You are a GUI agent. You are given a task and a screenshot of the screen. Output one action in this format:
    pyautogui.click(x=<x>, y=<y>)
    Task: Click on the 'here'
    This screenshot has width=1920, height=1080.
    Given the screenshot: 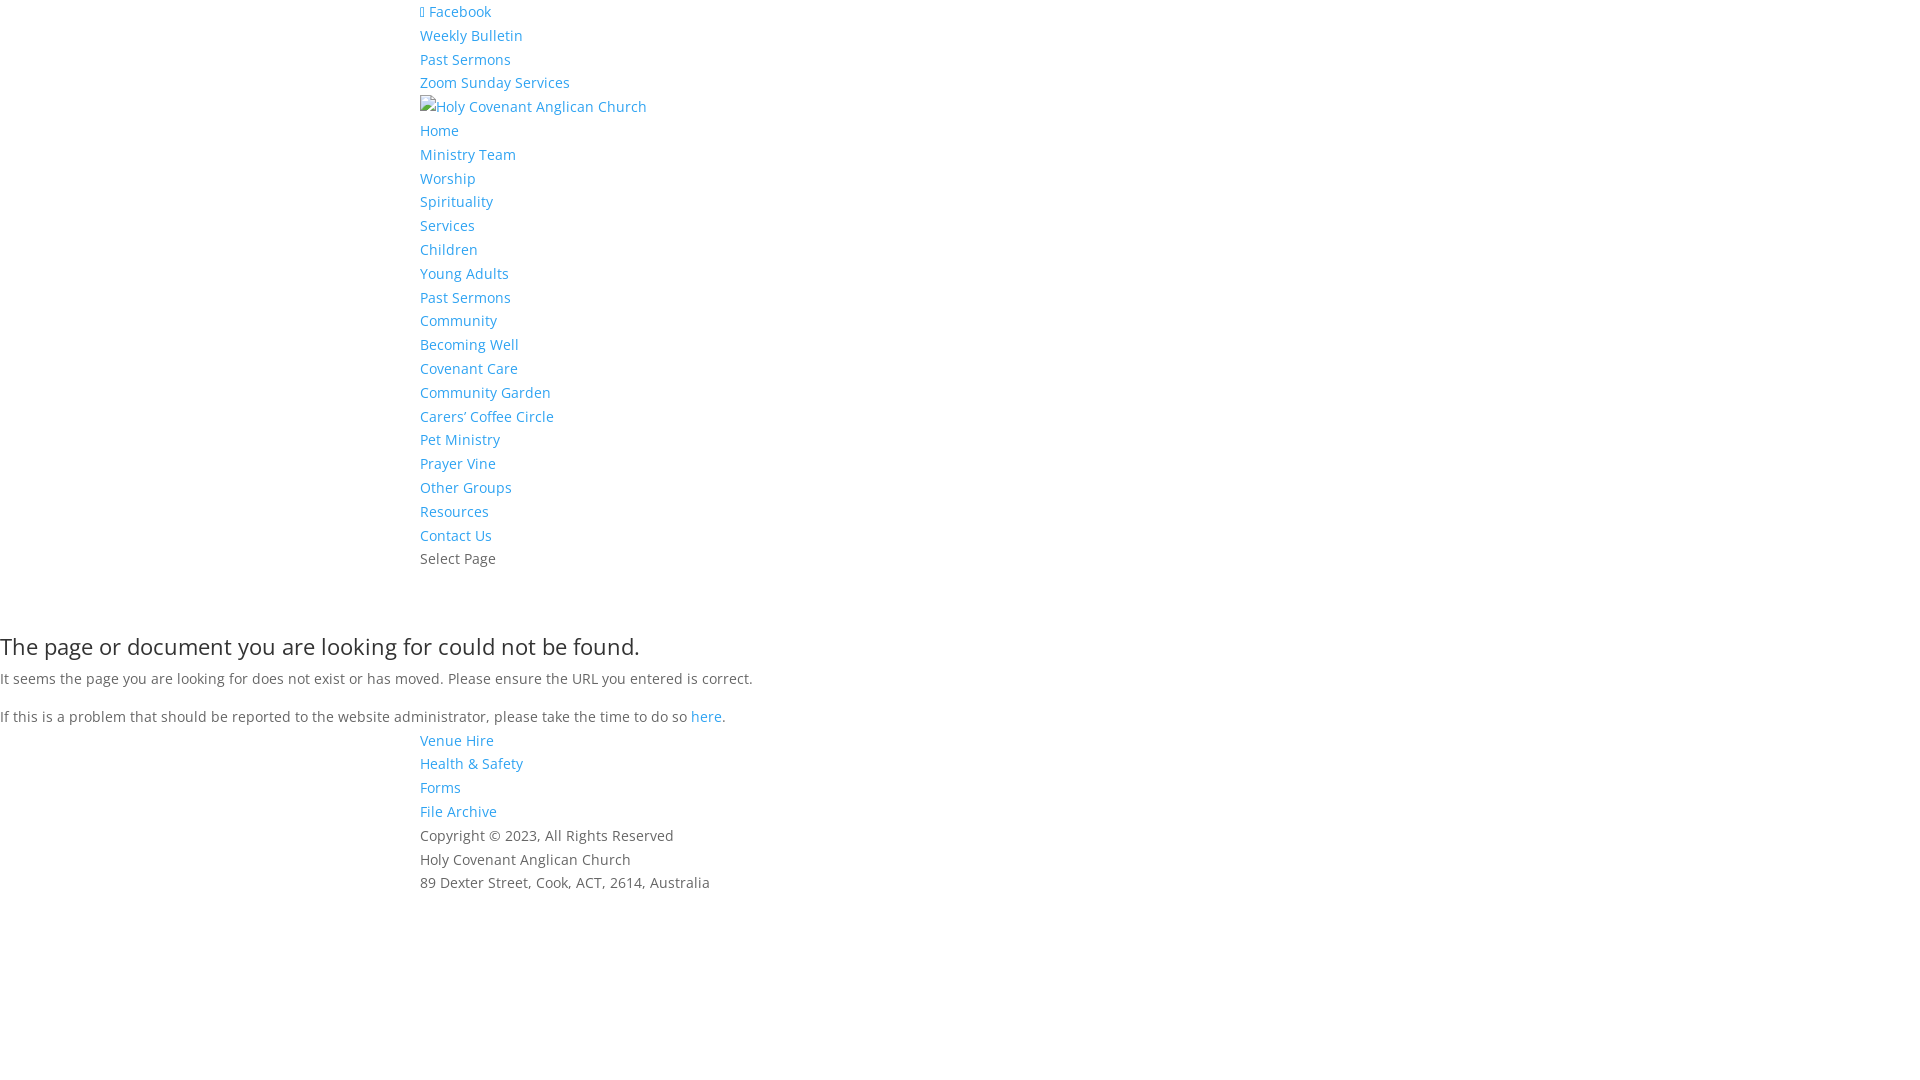 What is the action you would take?
    pyautogui.click(x=706, y=715)
    